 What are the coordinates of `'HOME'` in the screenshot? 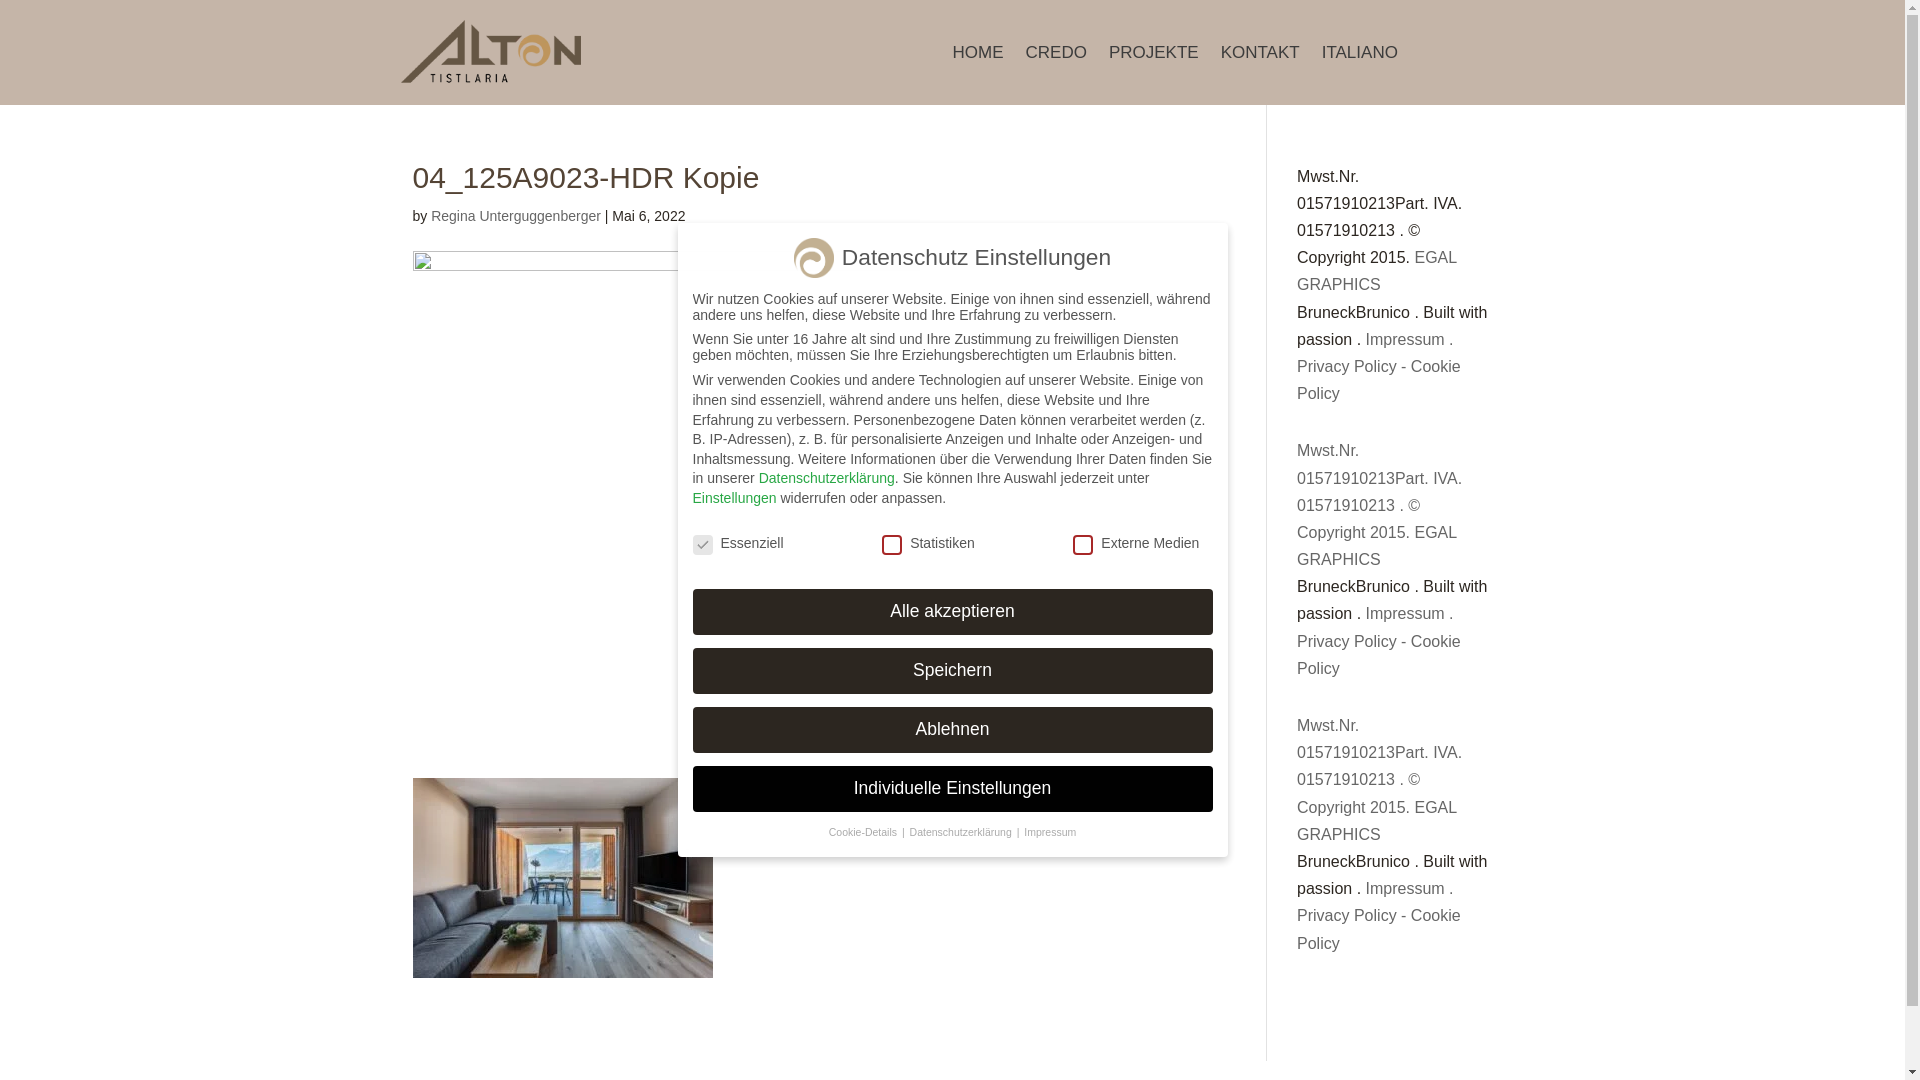 It's located at (977, 56).